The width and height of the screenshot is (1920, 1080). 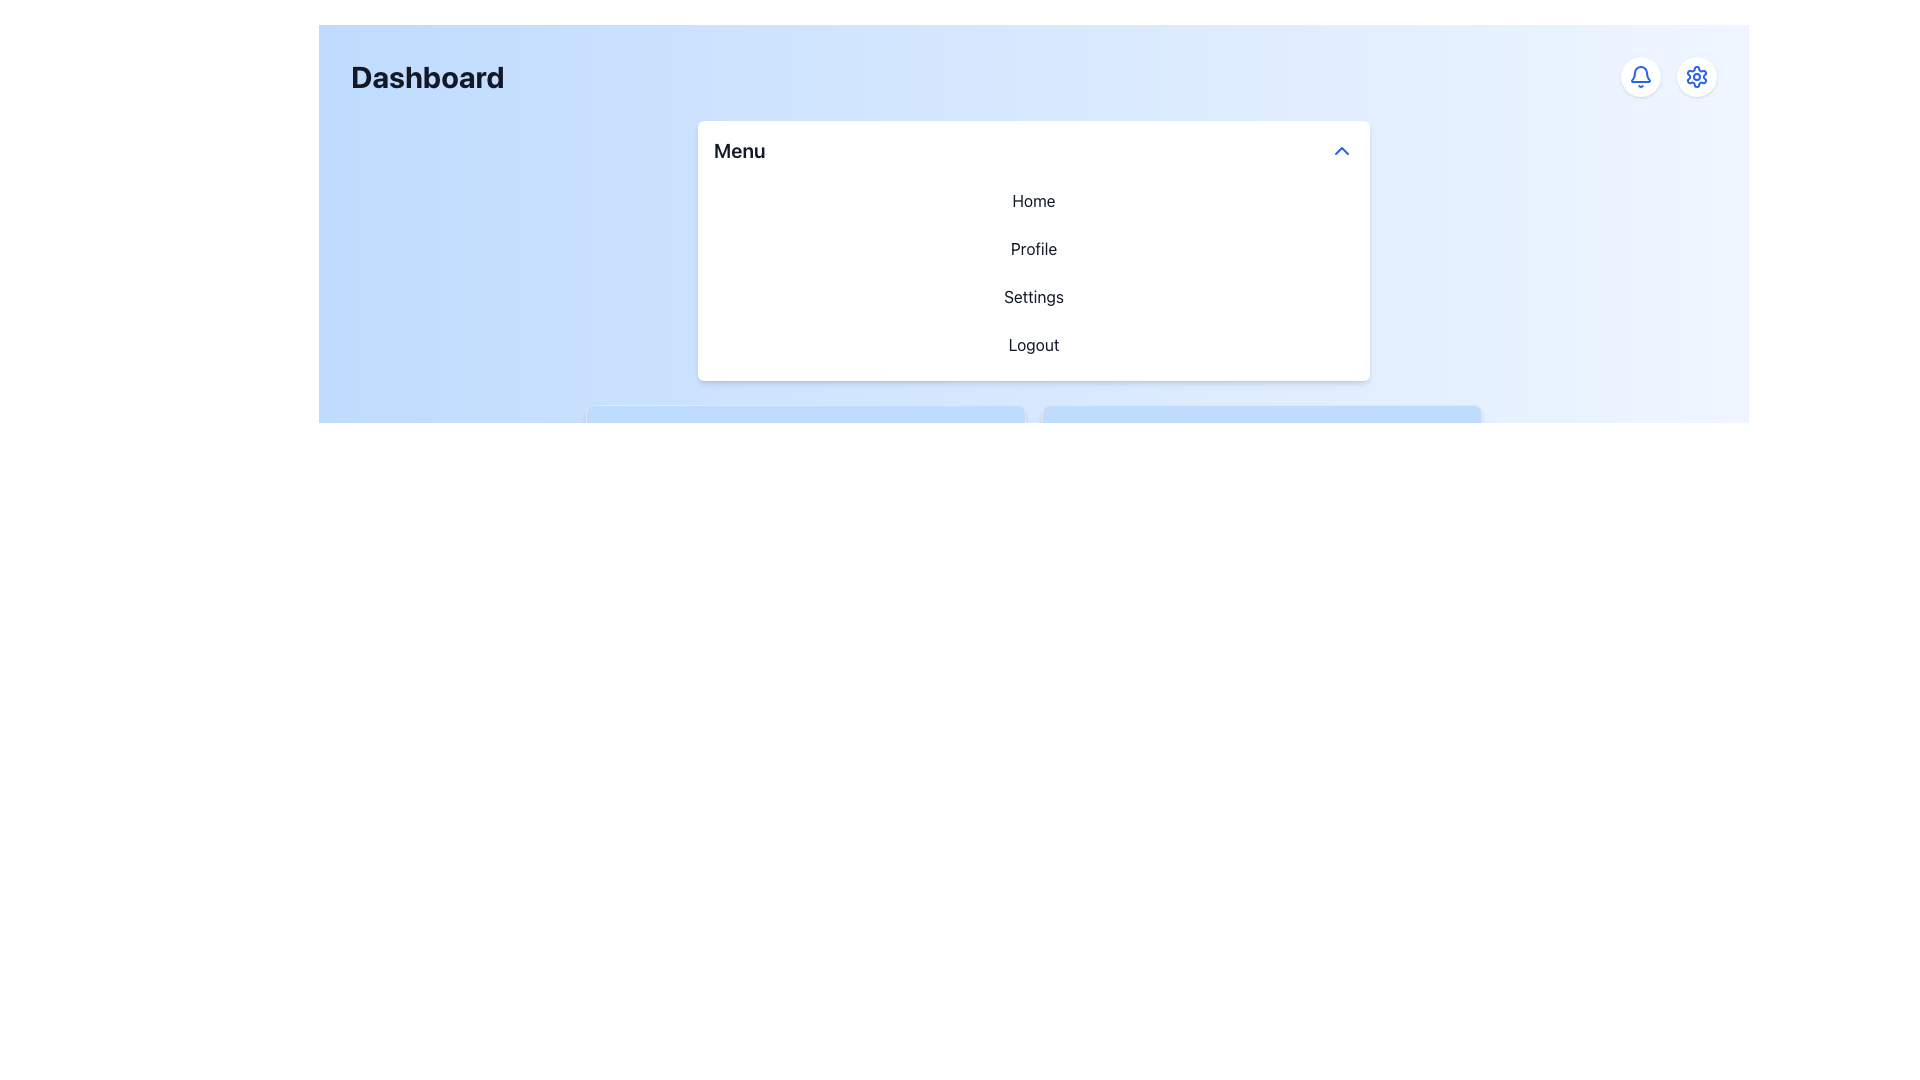 What do you see at coordinates (1033, 248) in the screenshot?
I see `the Text Button located` at bounding box center [1033, 248].